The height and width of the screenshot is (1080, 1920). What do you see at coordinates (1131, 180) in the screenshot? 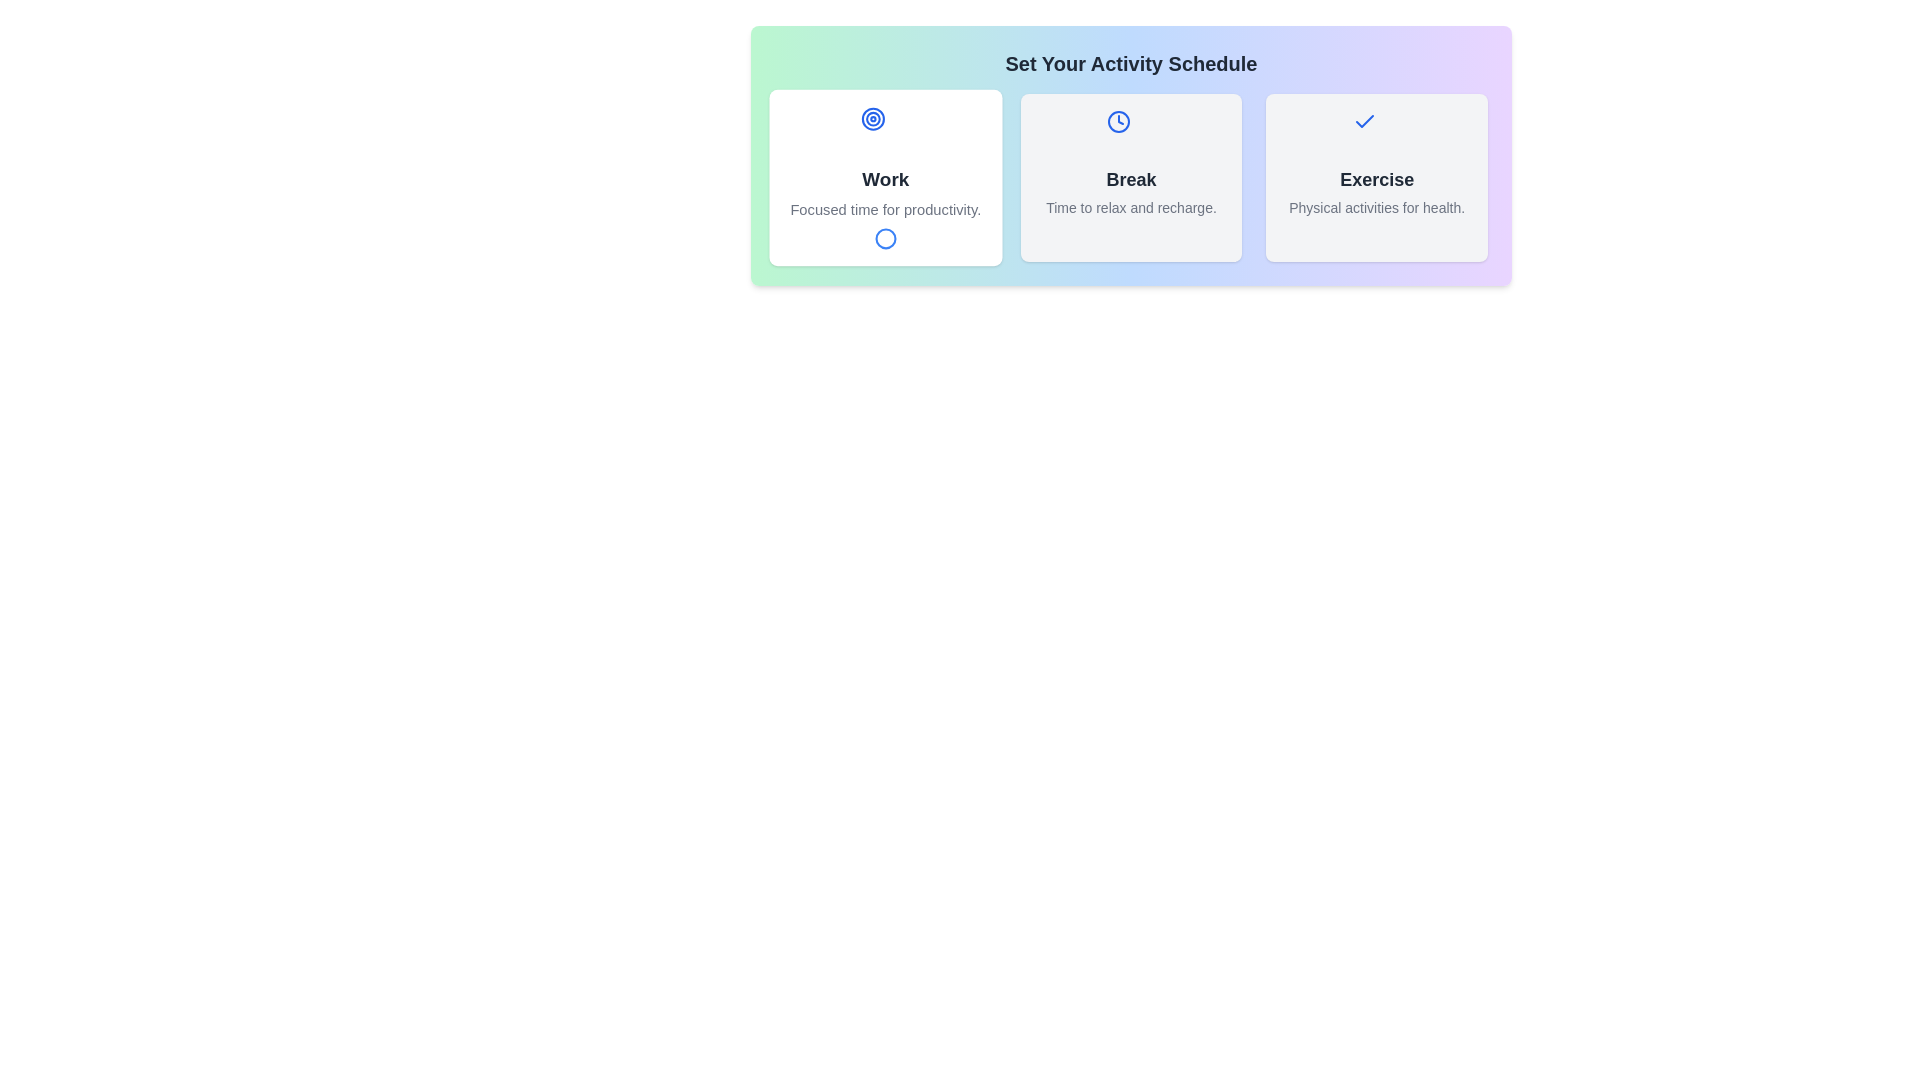
I see `the static text label displaying the word 'Break', which is bold and dark gray, located in the middle column of the activity selection section, positioned above the description text and below the clock icon` at bounding box center [1131, 180].